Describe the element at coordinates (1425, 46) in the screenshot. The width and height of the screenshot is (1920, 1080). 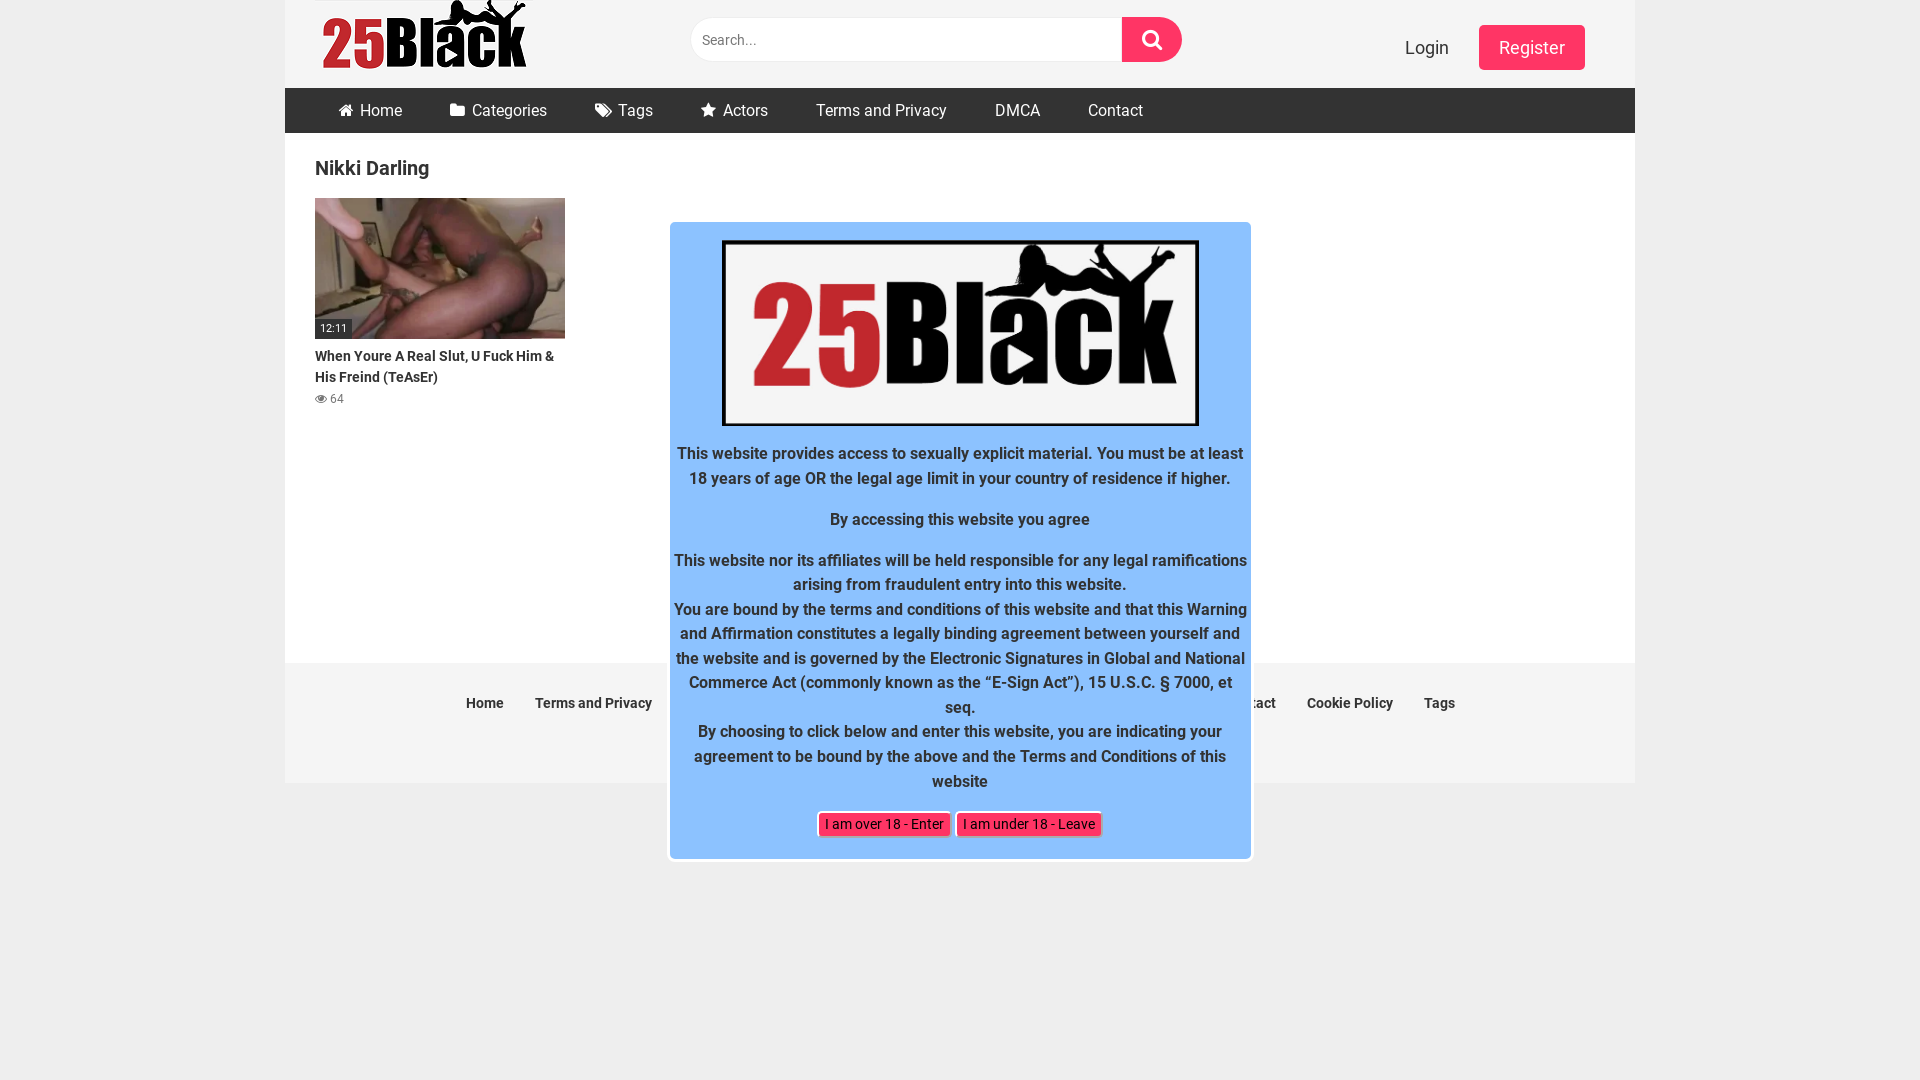
I see `'Login'` at that location.